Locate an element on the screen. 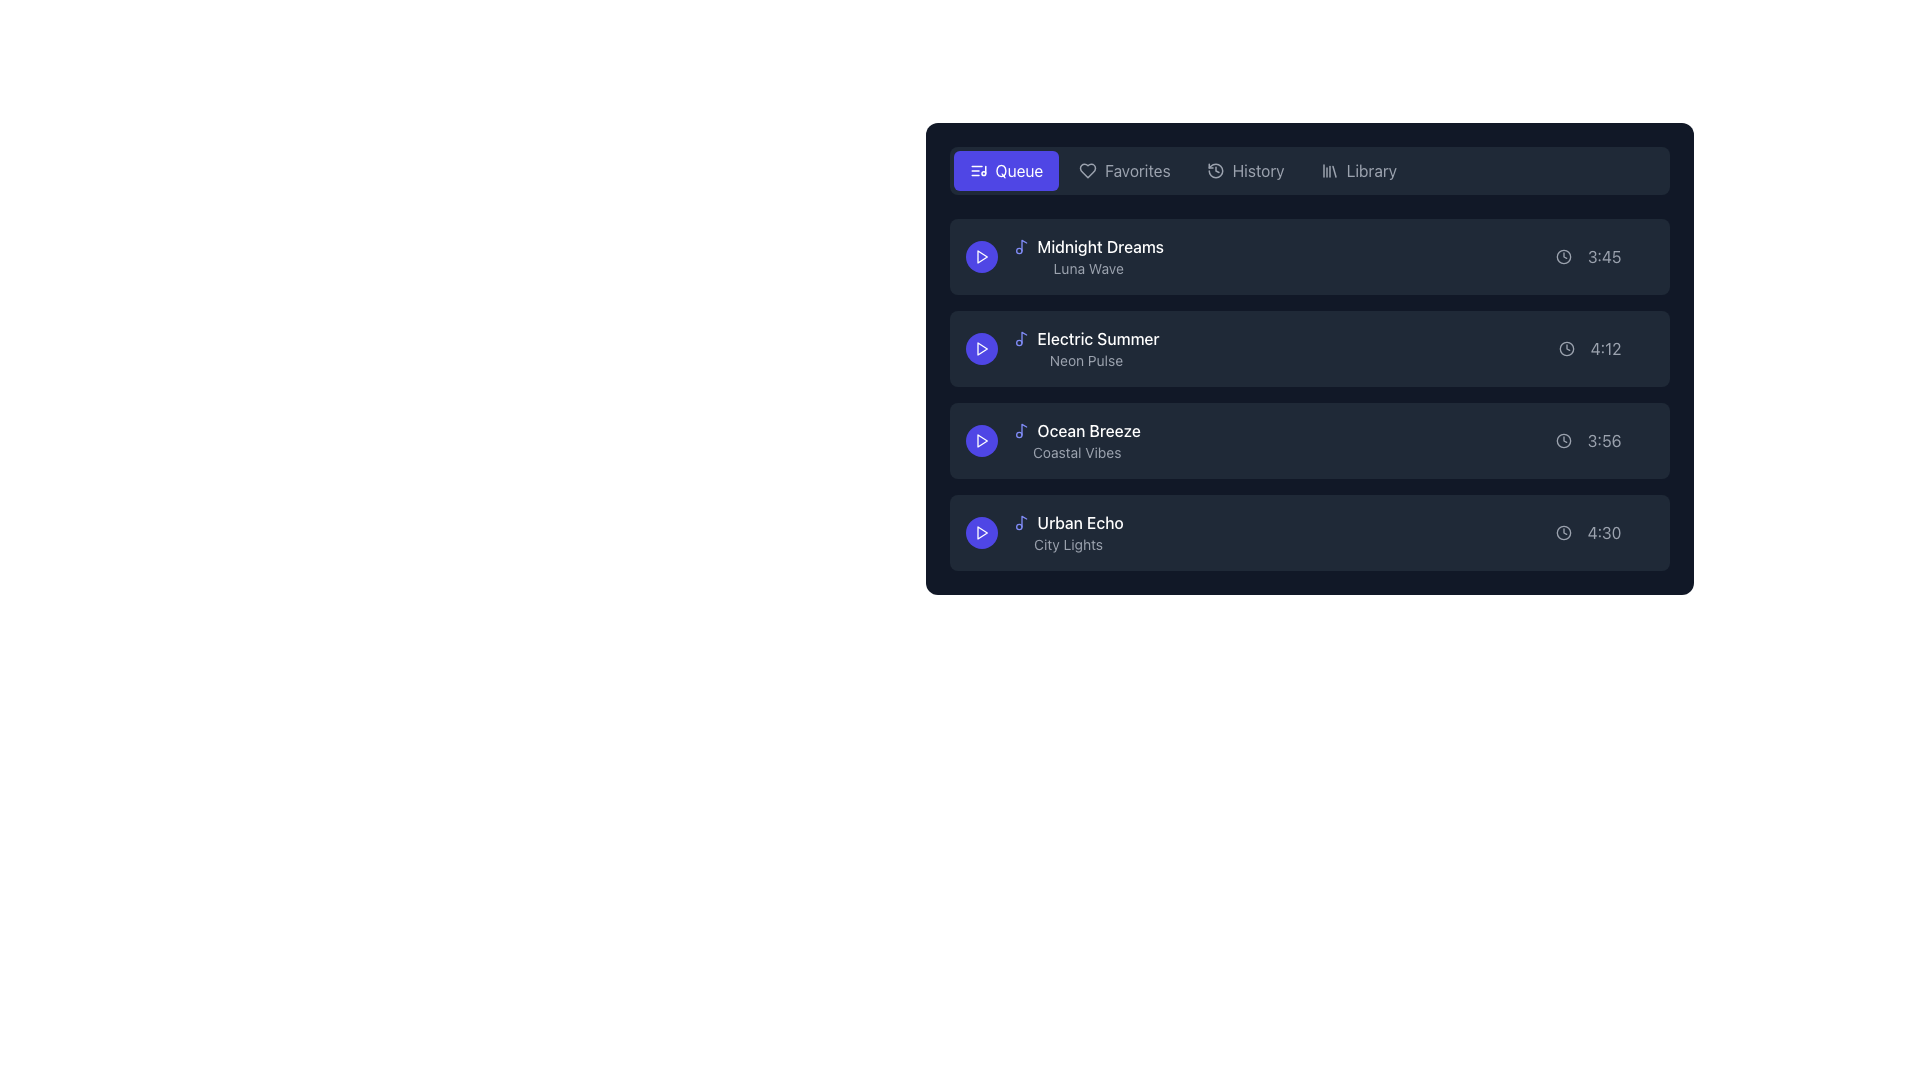 This screenshot has width=1920, height=1080. the text label that serves as a descriptive subtitle for the main heading 'Electric Summer', positioned directly below it in the vertical list of items is located at coordinates (1085, 361).